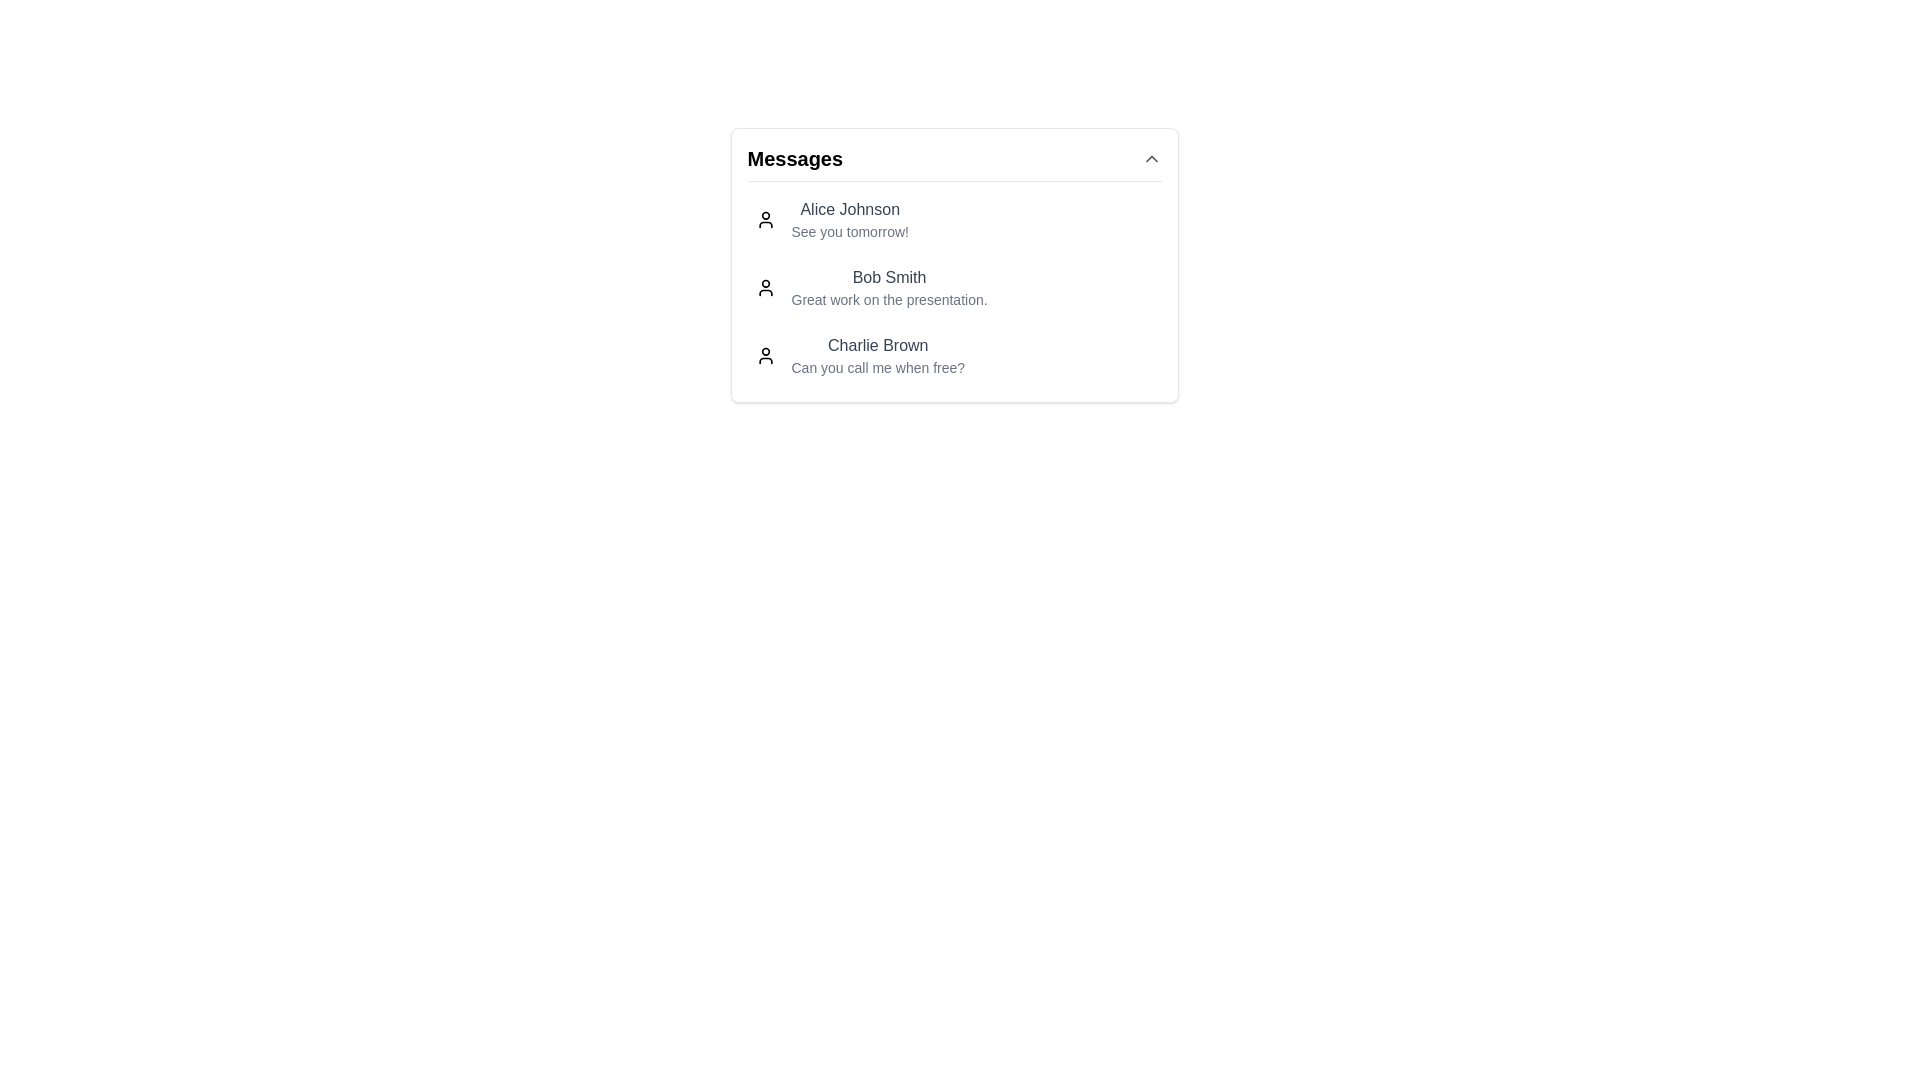 The height and width of the screenshot is (1080, 1920). What do you see at coordinates (849, 219) in the screenshot?
I see `the first list item displaying the text 'Alice Johnson' and 'See you tomorrow!'` at bounding box center [849, 219].